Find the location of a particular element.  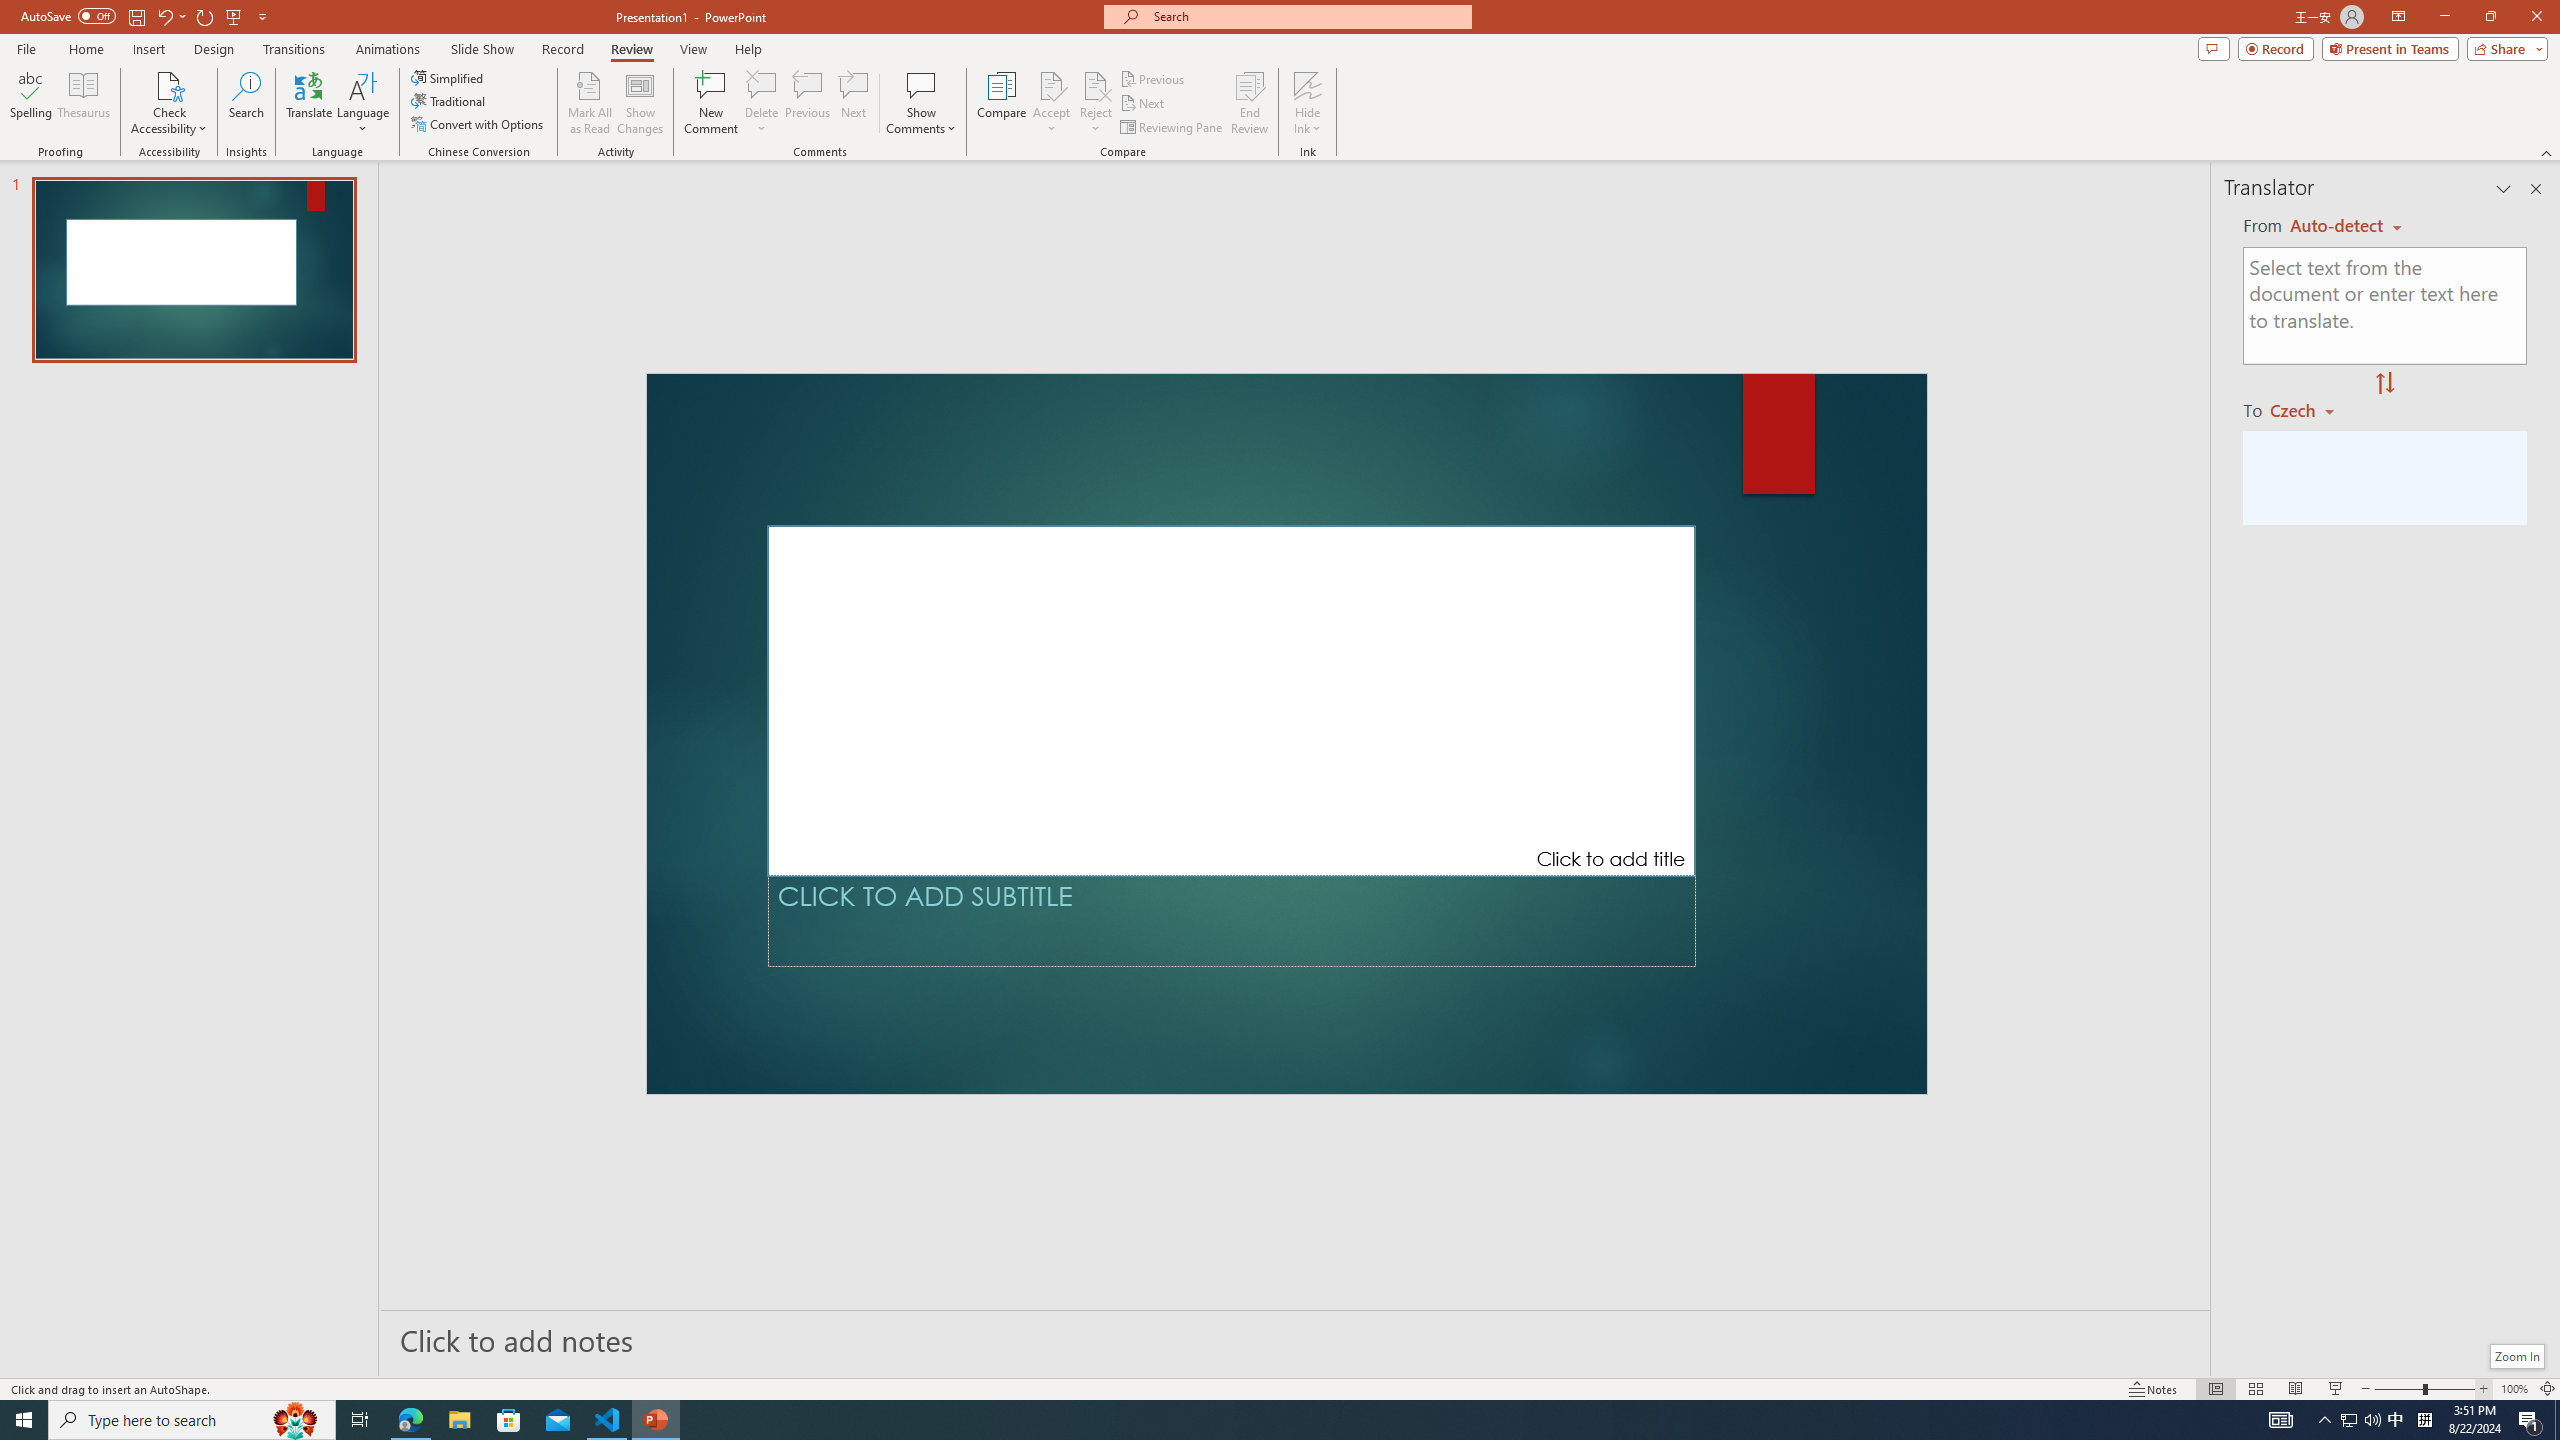

'Traditional' is located at coordinates (448, 99).